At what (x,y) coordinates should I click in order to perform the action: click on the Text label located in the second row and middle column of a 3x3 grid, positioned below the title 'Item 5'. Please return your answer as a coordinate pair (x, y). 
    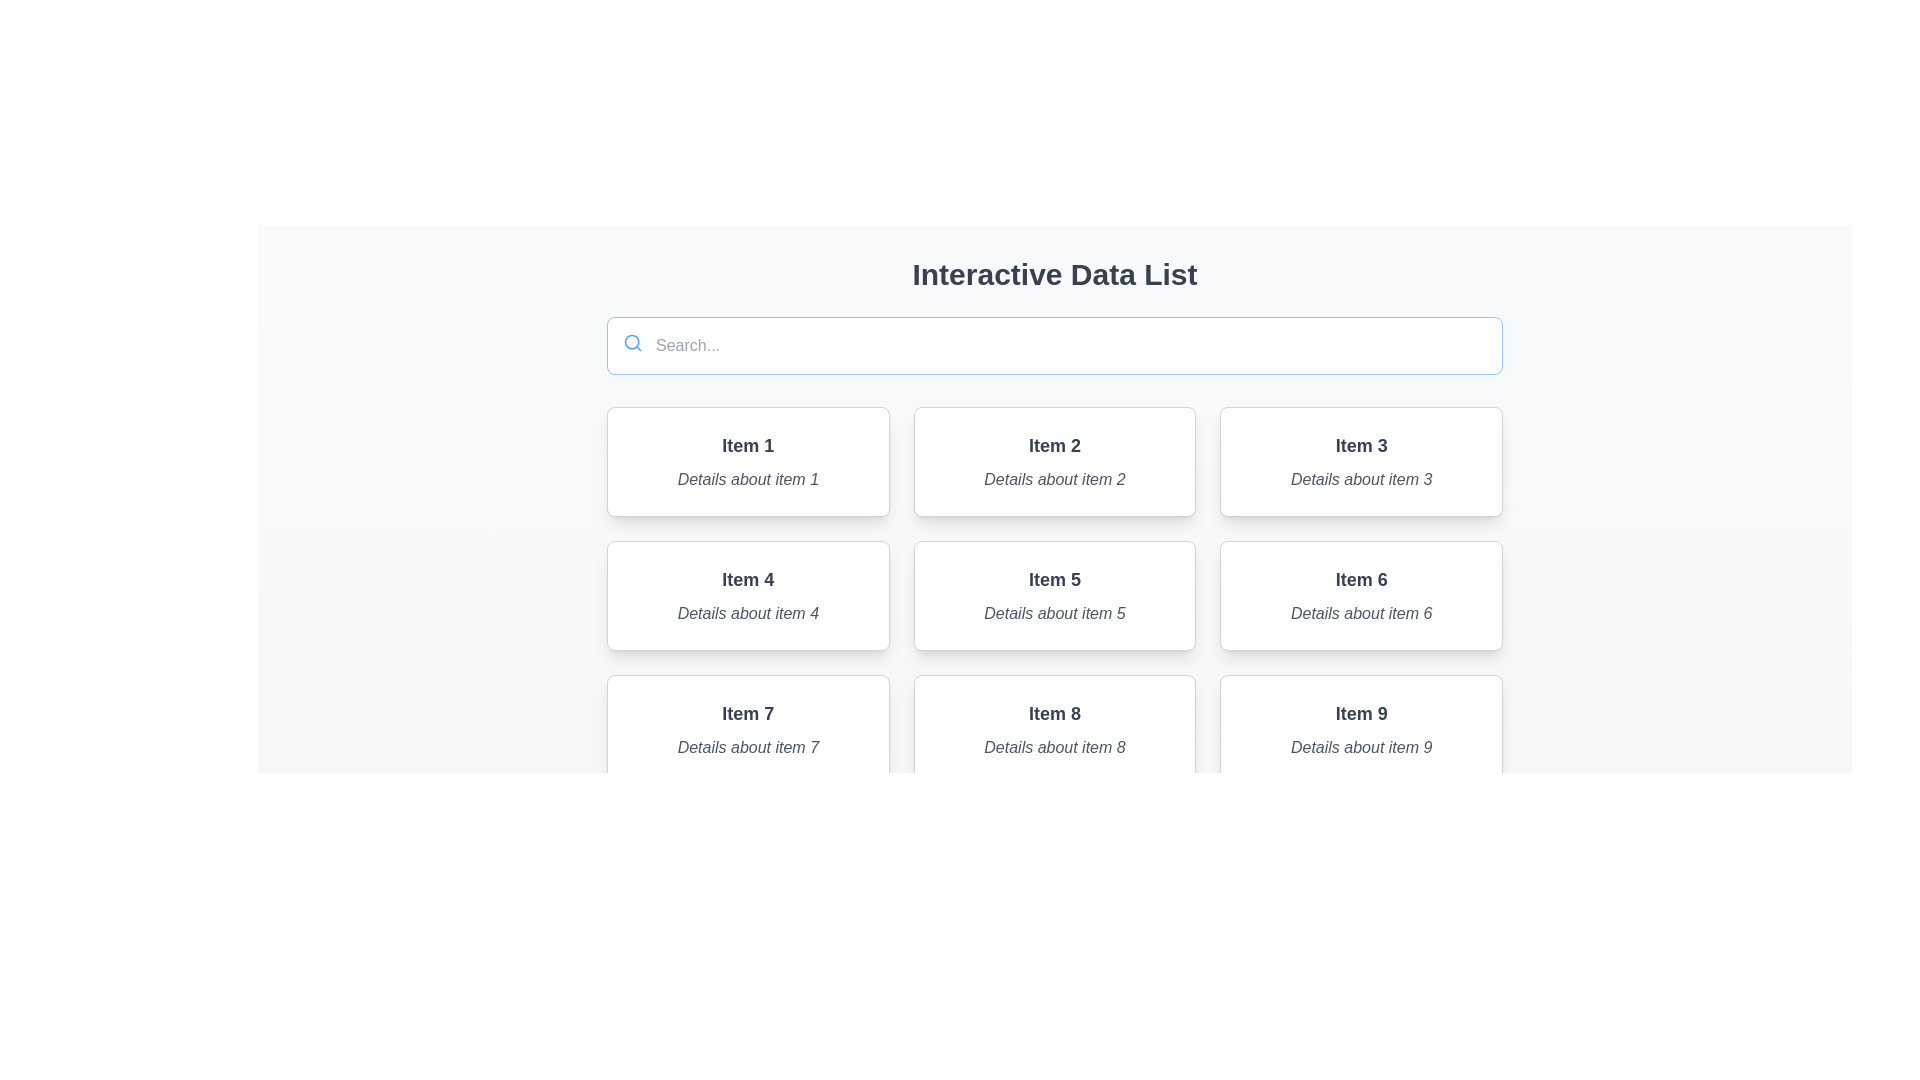
    Looking at the image, I should click on (1054, 612).